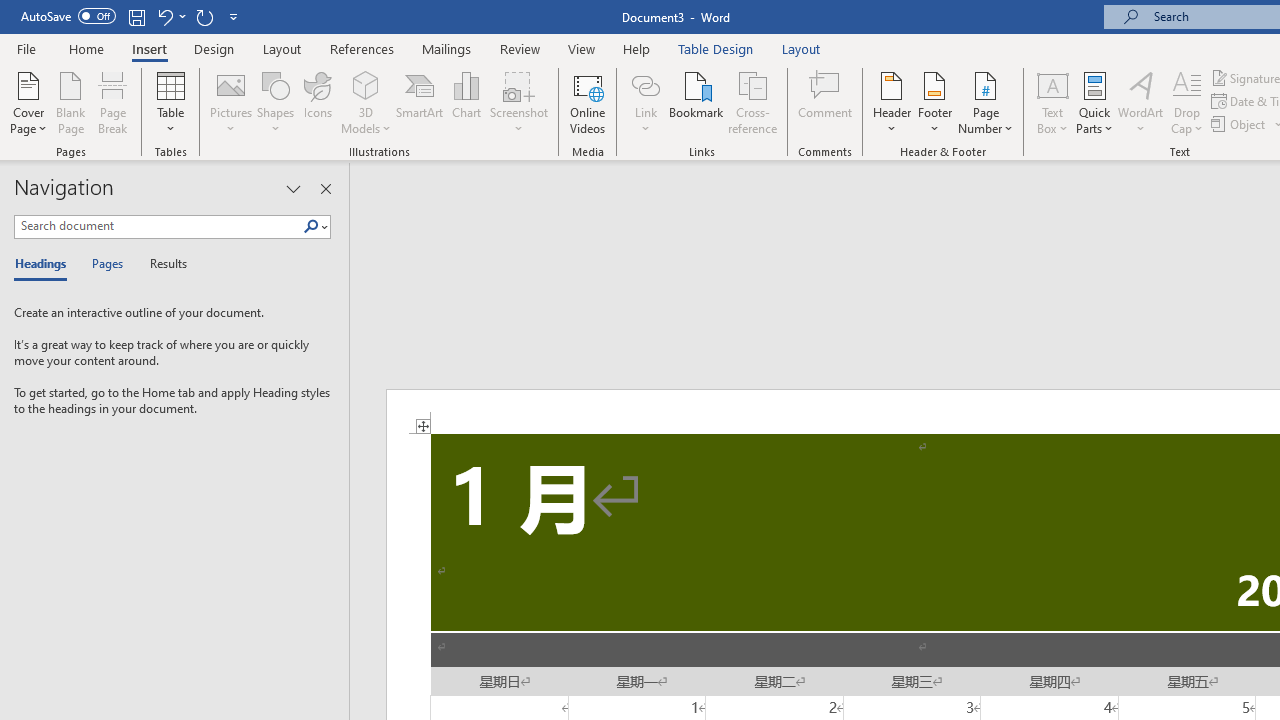 Image resolution: width=1280 pixels, height=720 pixels. What do you see at coordinates (1051, 103) in the screenshot?
I see `'Text Box'` at bounding box center [1051, 103].